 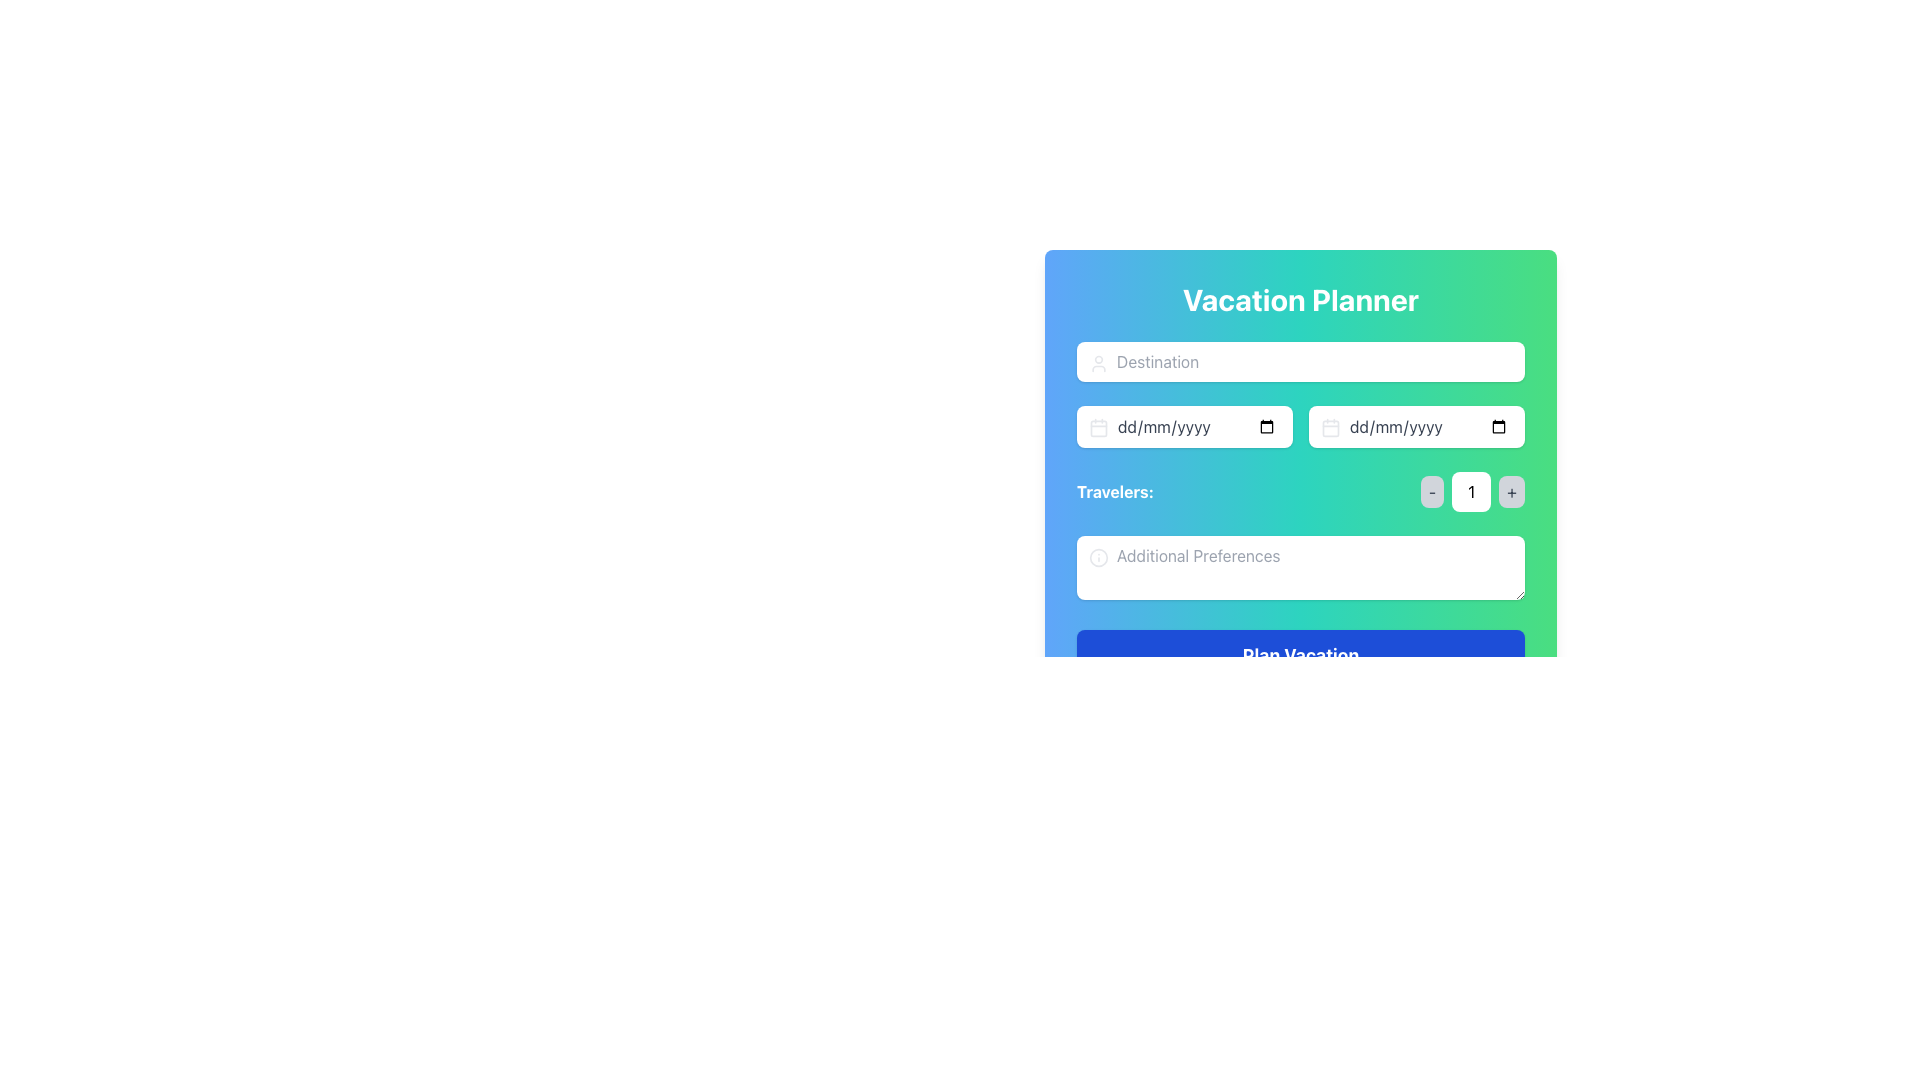 I want to click on the Static Display Field displaying the number '1', which is located between the '-' and '+' buttons under the 'Travelers:' label, so click(x=1471, y=492).